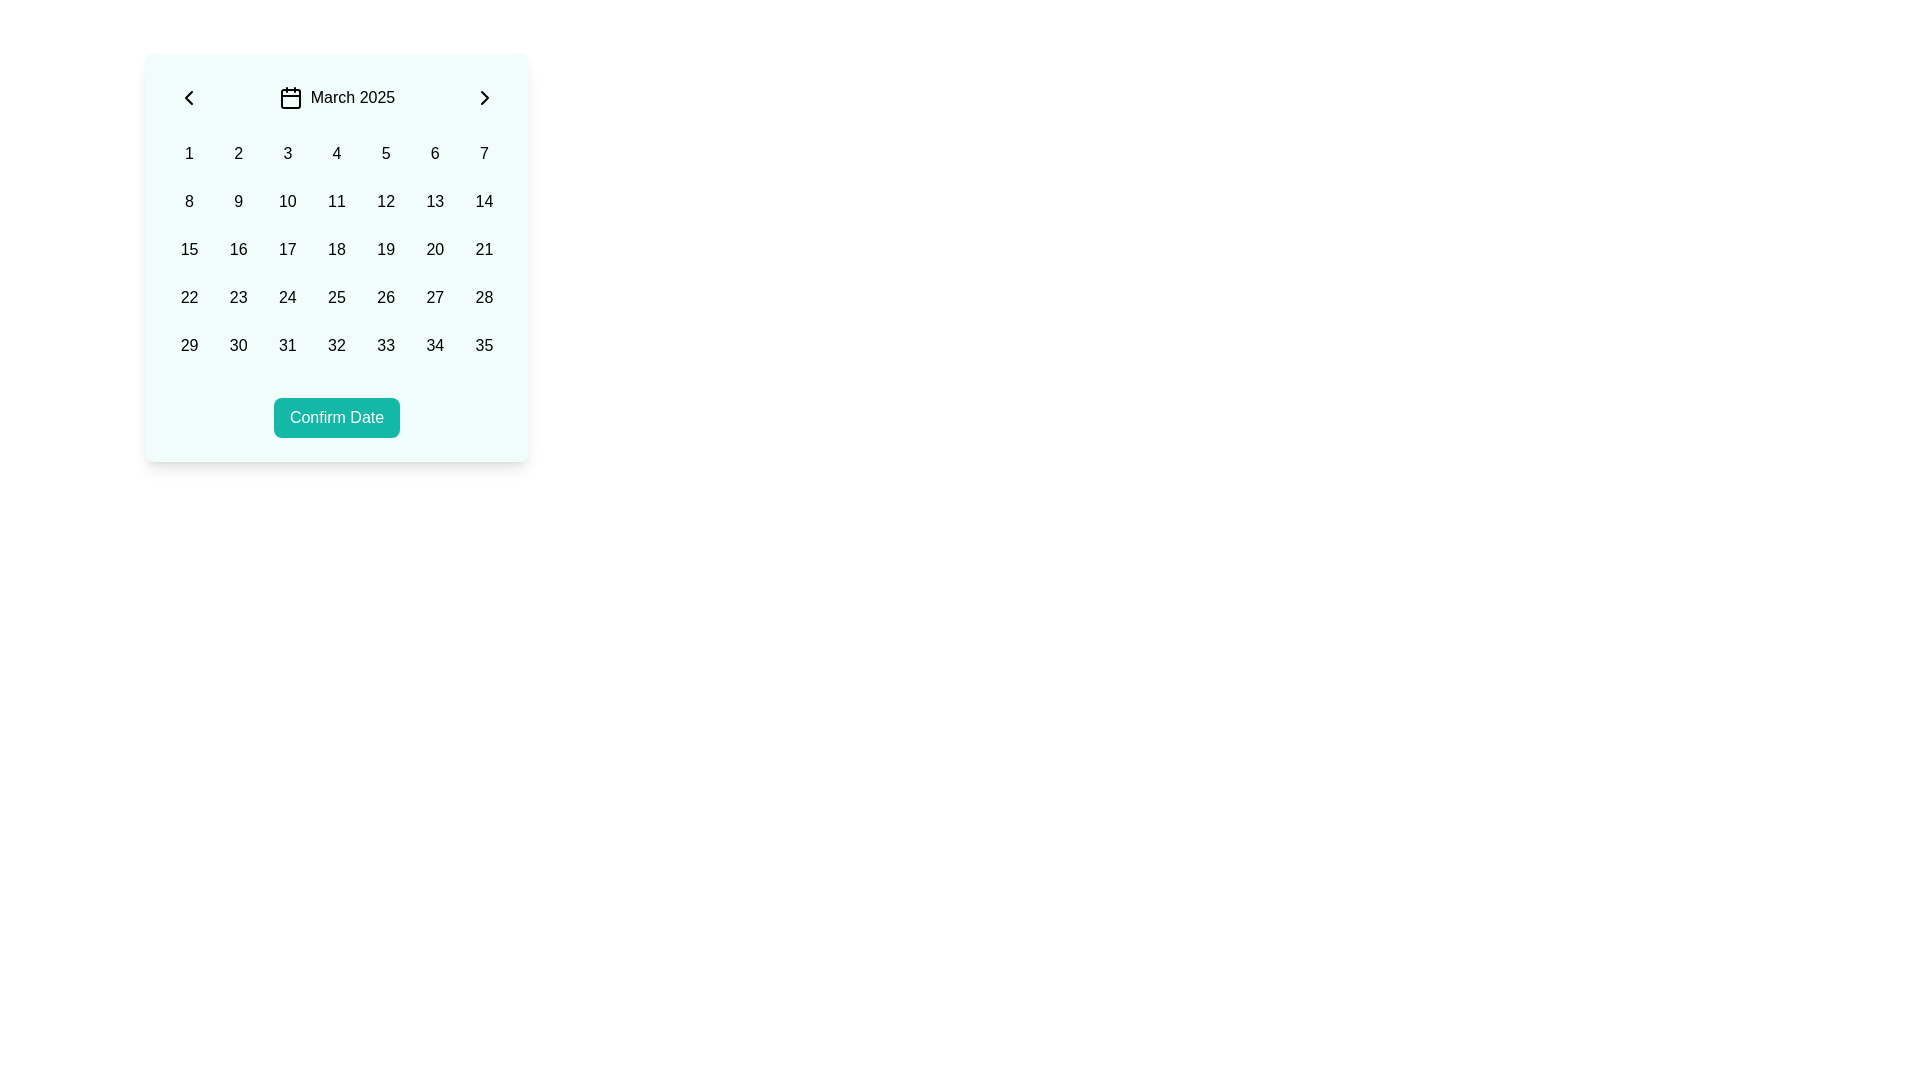 The width and height of the screenshot is (1920, 1080). What do you see at coordinates (286, 297) in the screenshot?
I see `the calendar day button displaying '24'` at bounding box center [286, 297].